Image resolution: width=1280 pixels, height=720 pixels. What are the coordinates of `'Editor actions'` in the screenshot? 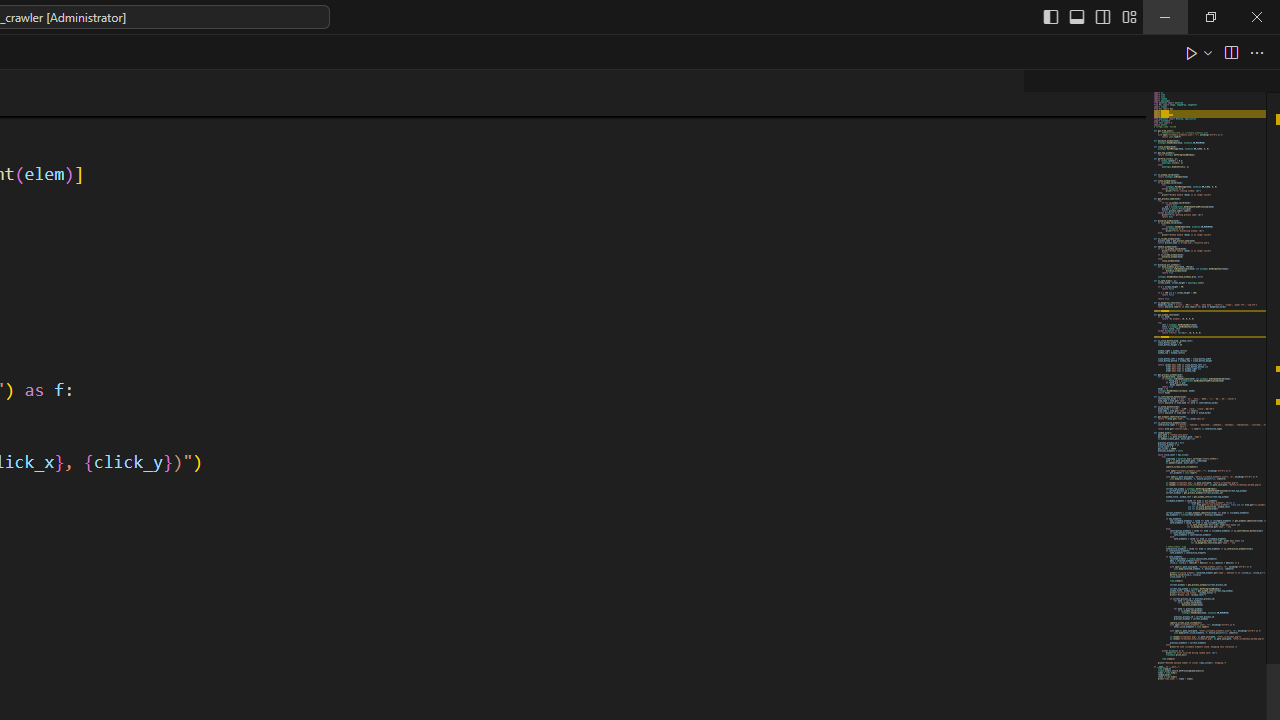 It's located at (1225, 51).